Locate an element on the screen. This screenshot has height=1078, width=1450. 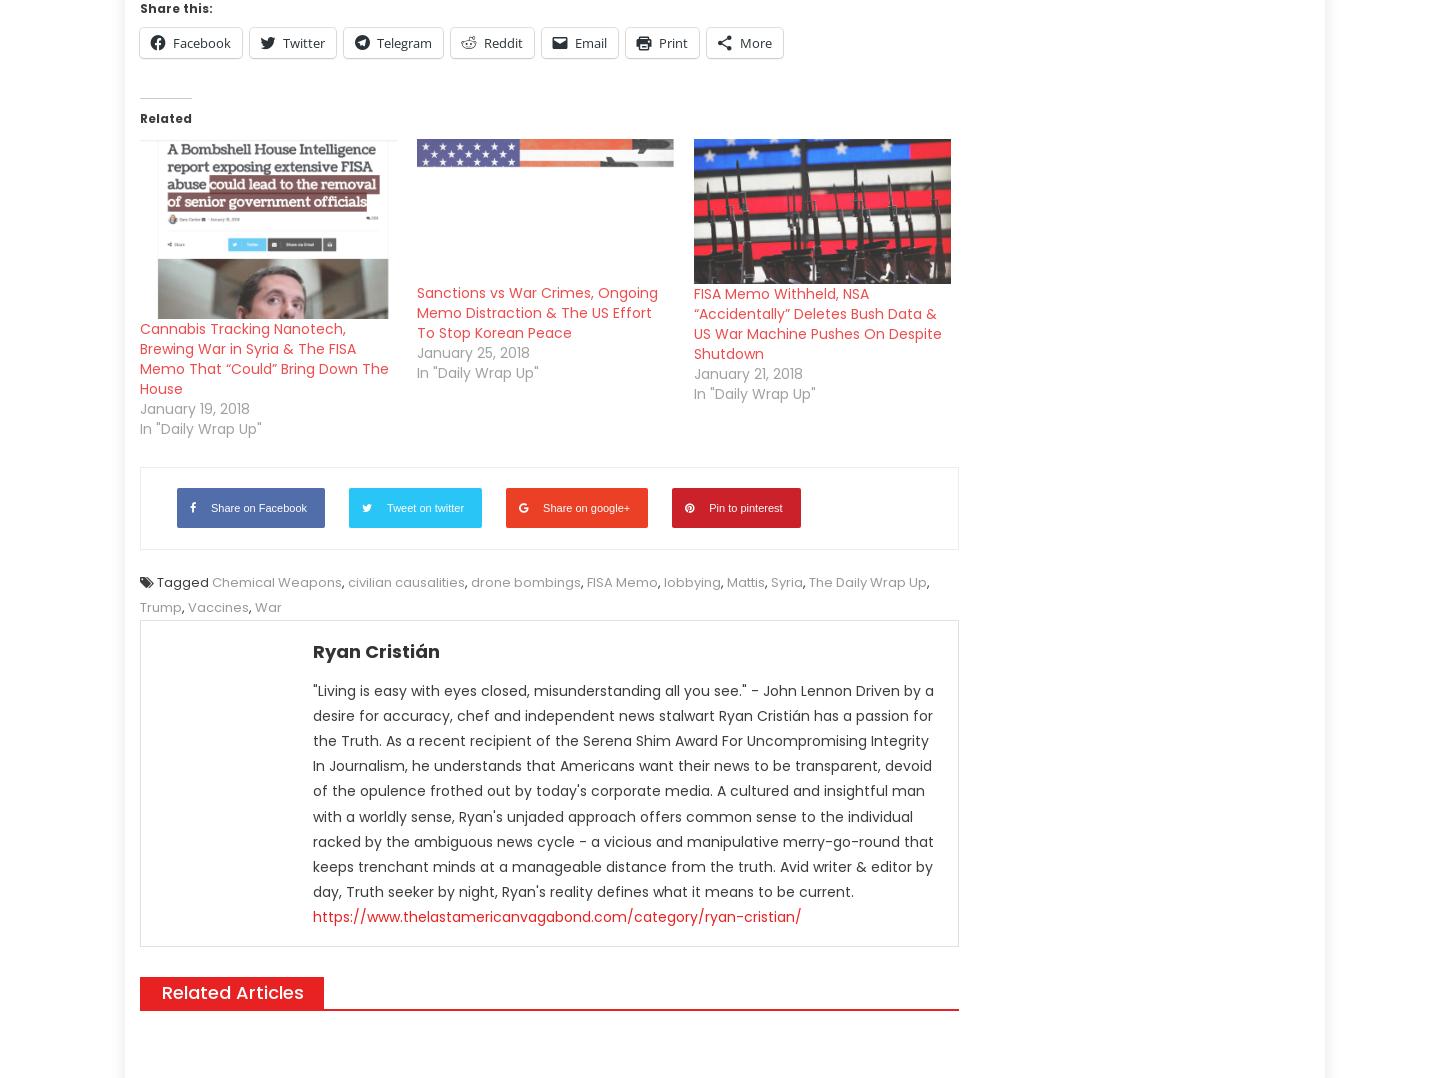
'More' is located at coordinates (756, 43).